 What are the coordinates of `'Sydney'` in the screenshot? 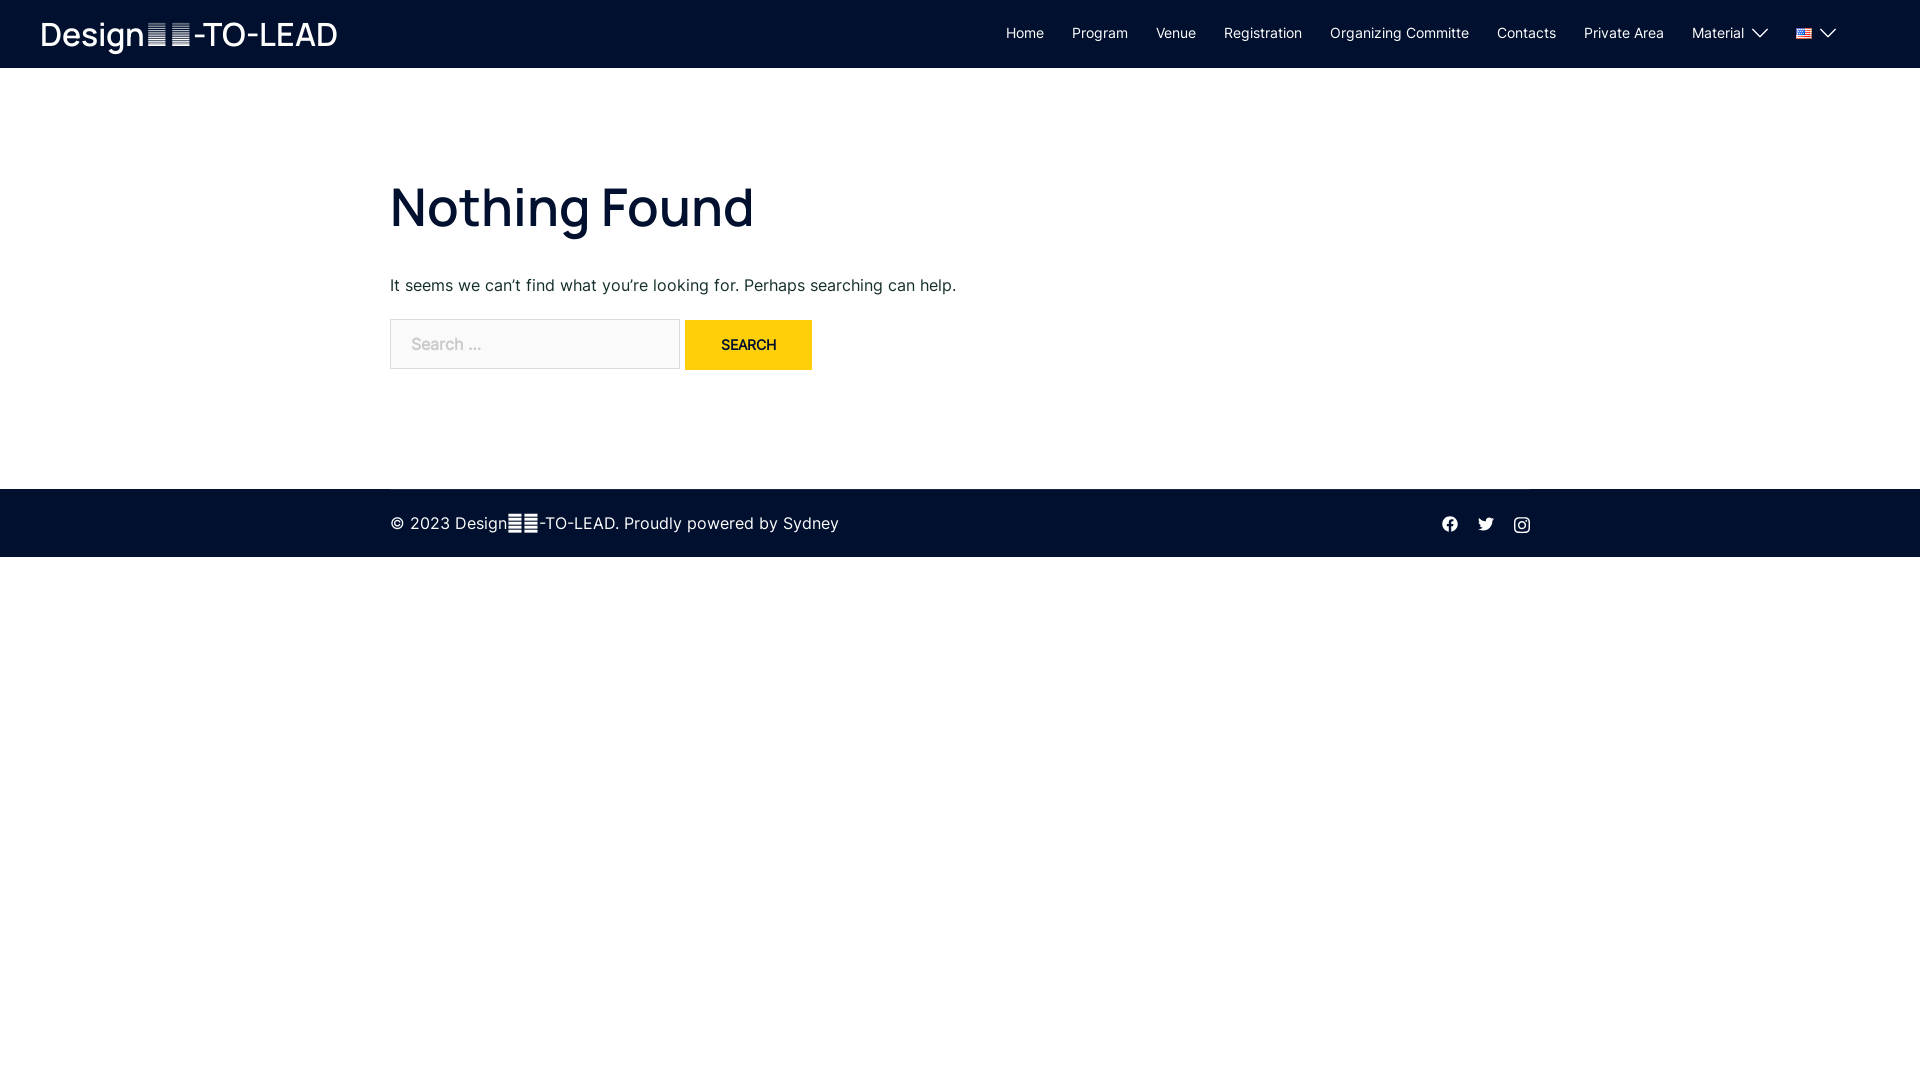 It's located at (781, 522).